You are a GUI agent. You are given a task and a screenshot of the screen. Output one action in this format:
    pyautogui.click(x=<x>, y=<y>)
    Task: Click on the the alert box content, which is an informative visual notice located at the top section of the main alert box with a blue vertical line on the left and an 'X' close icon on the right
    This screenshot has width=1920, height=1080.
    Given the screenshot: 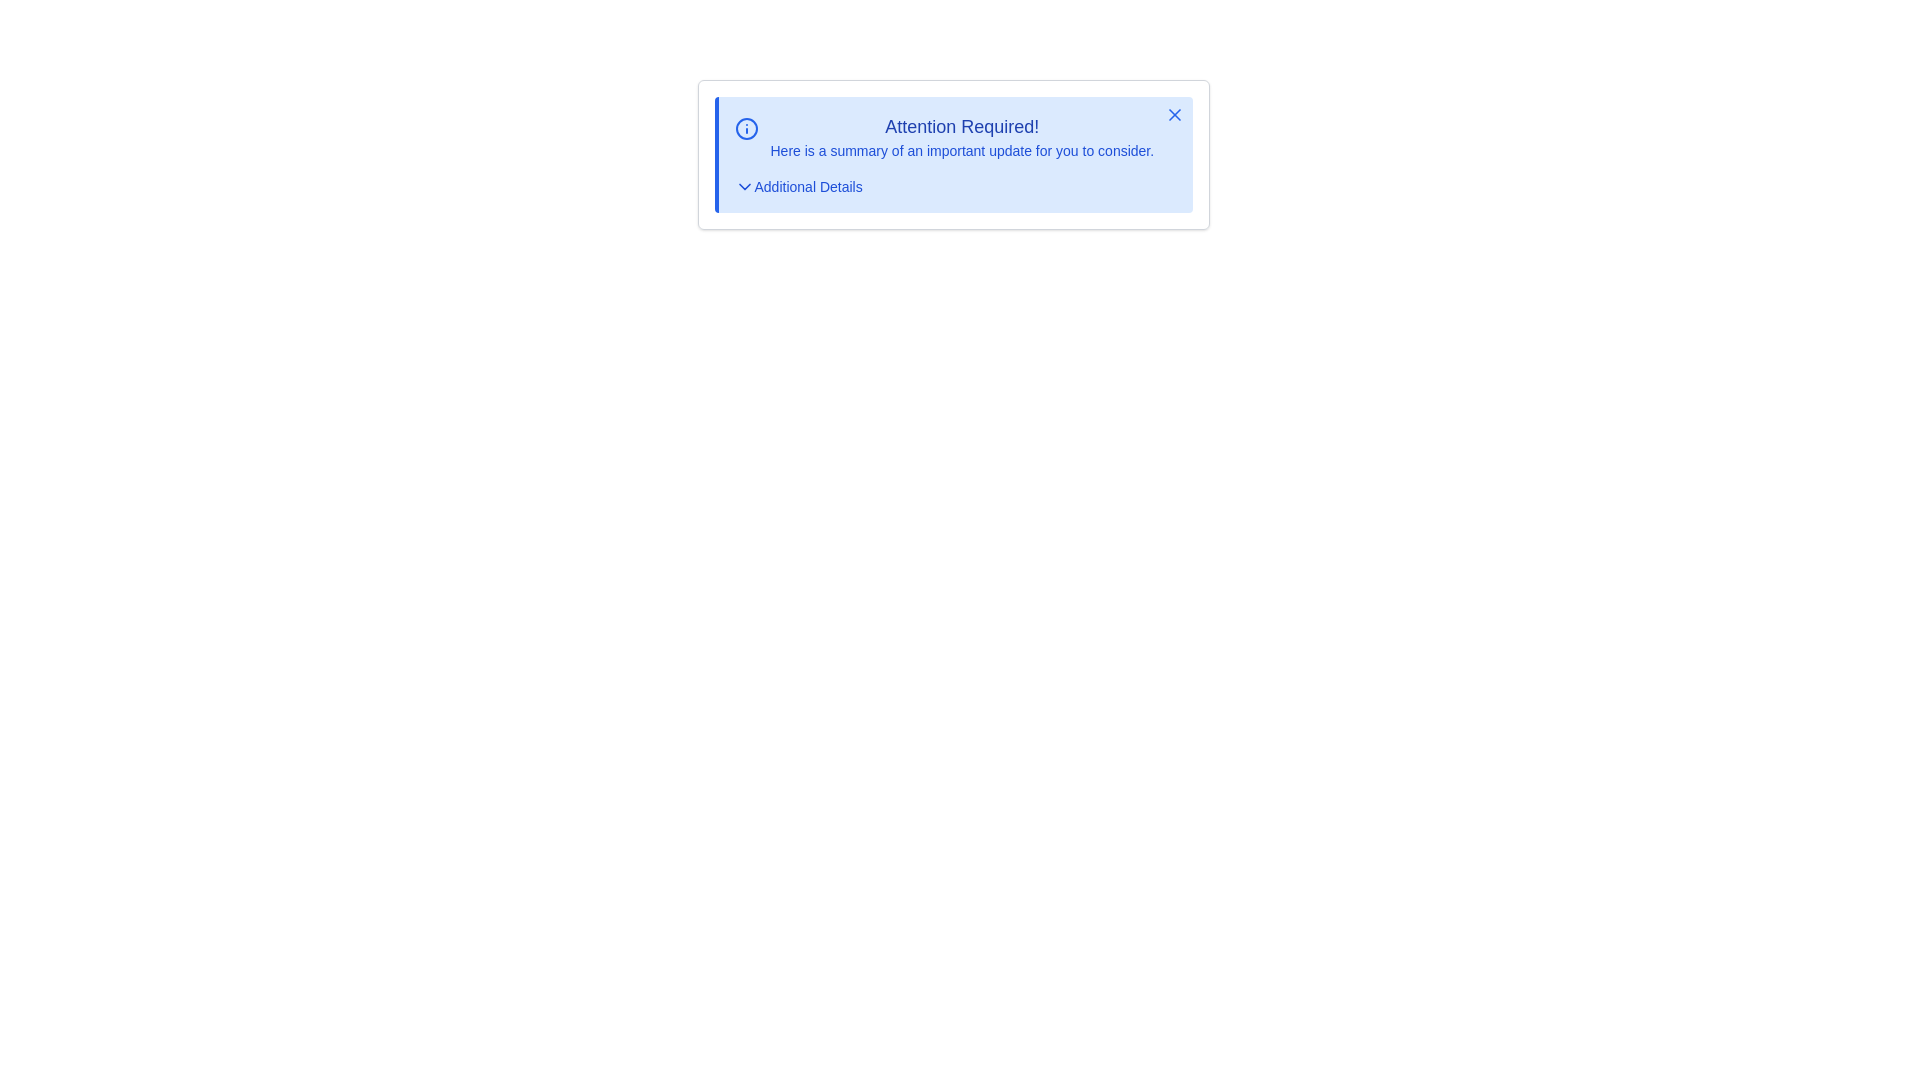 What is the action you would take?
    pyautogui.click(x=954, y=136)
    